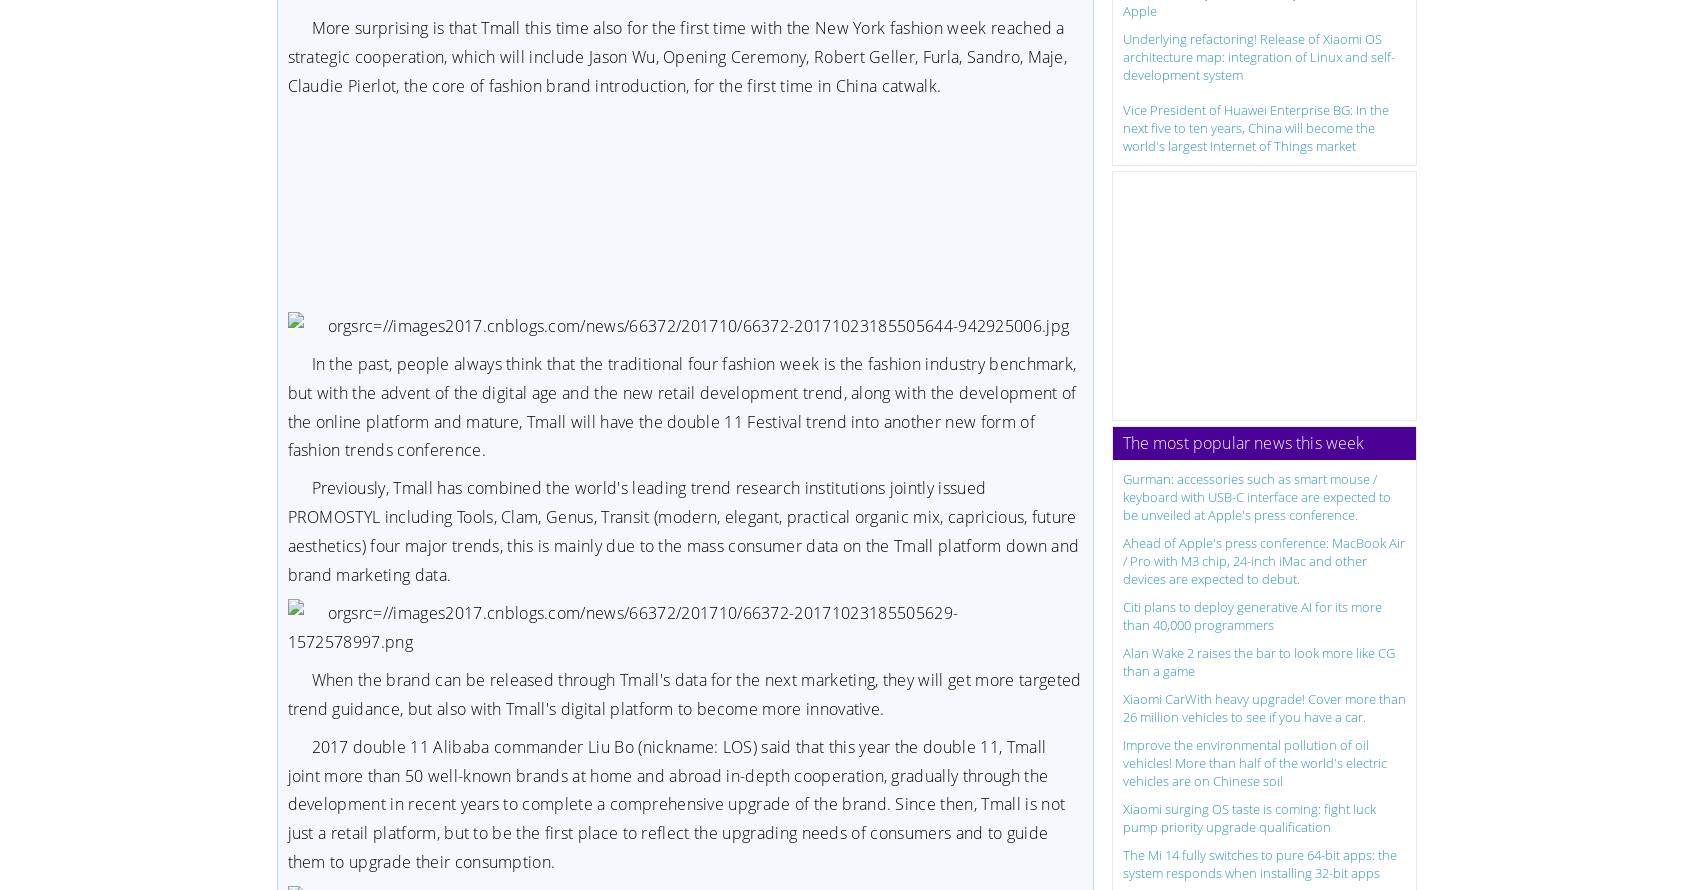 This screenshot has width=1693, height=890. Describe the element at coordinates (1248, 816) in the screenshot. I see `'Xiaomi surging OS taste is coming: fight luck pump priority upgrade qualification'` at that location.